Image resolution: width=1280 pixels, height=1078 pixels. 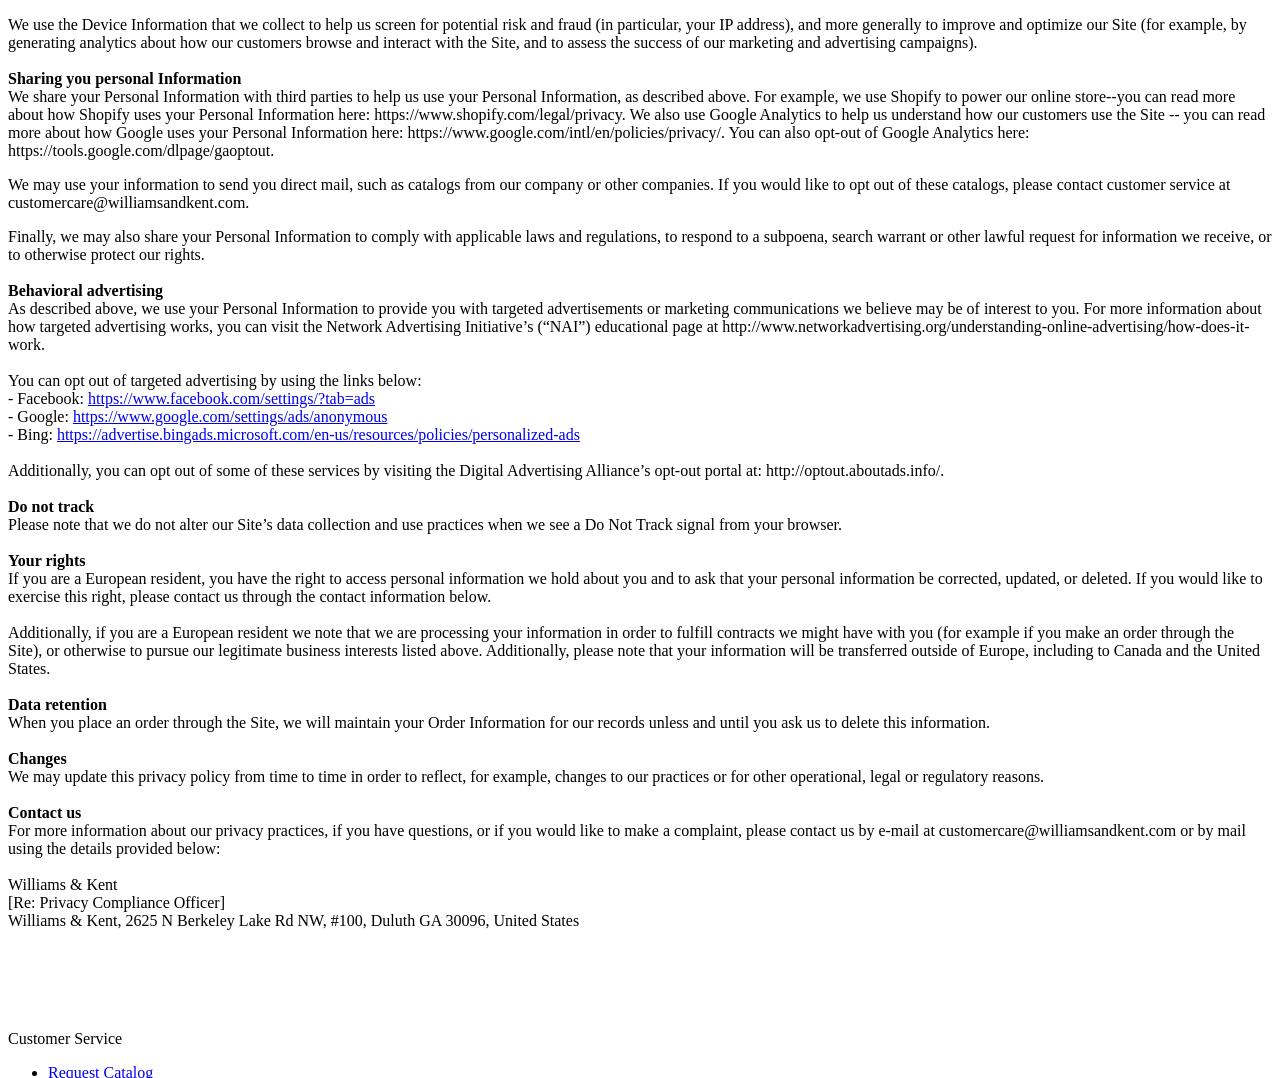 I want to click on 'As described above, we use your Personal Information to provide you with targeted advertisements or marketing communications we believe may be of interest to you. For more information about how targeted advertising works, you can visit the Network Advertising Initiative’s (“NAI”) educational page at http://www.networkadvertising.org/understanding-online-advertising/how-does-it-work.', so click(x=633, y=324).